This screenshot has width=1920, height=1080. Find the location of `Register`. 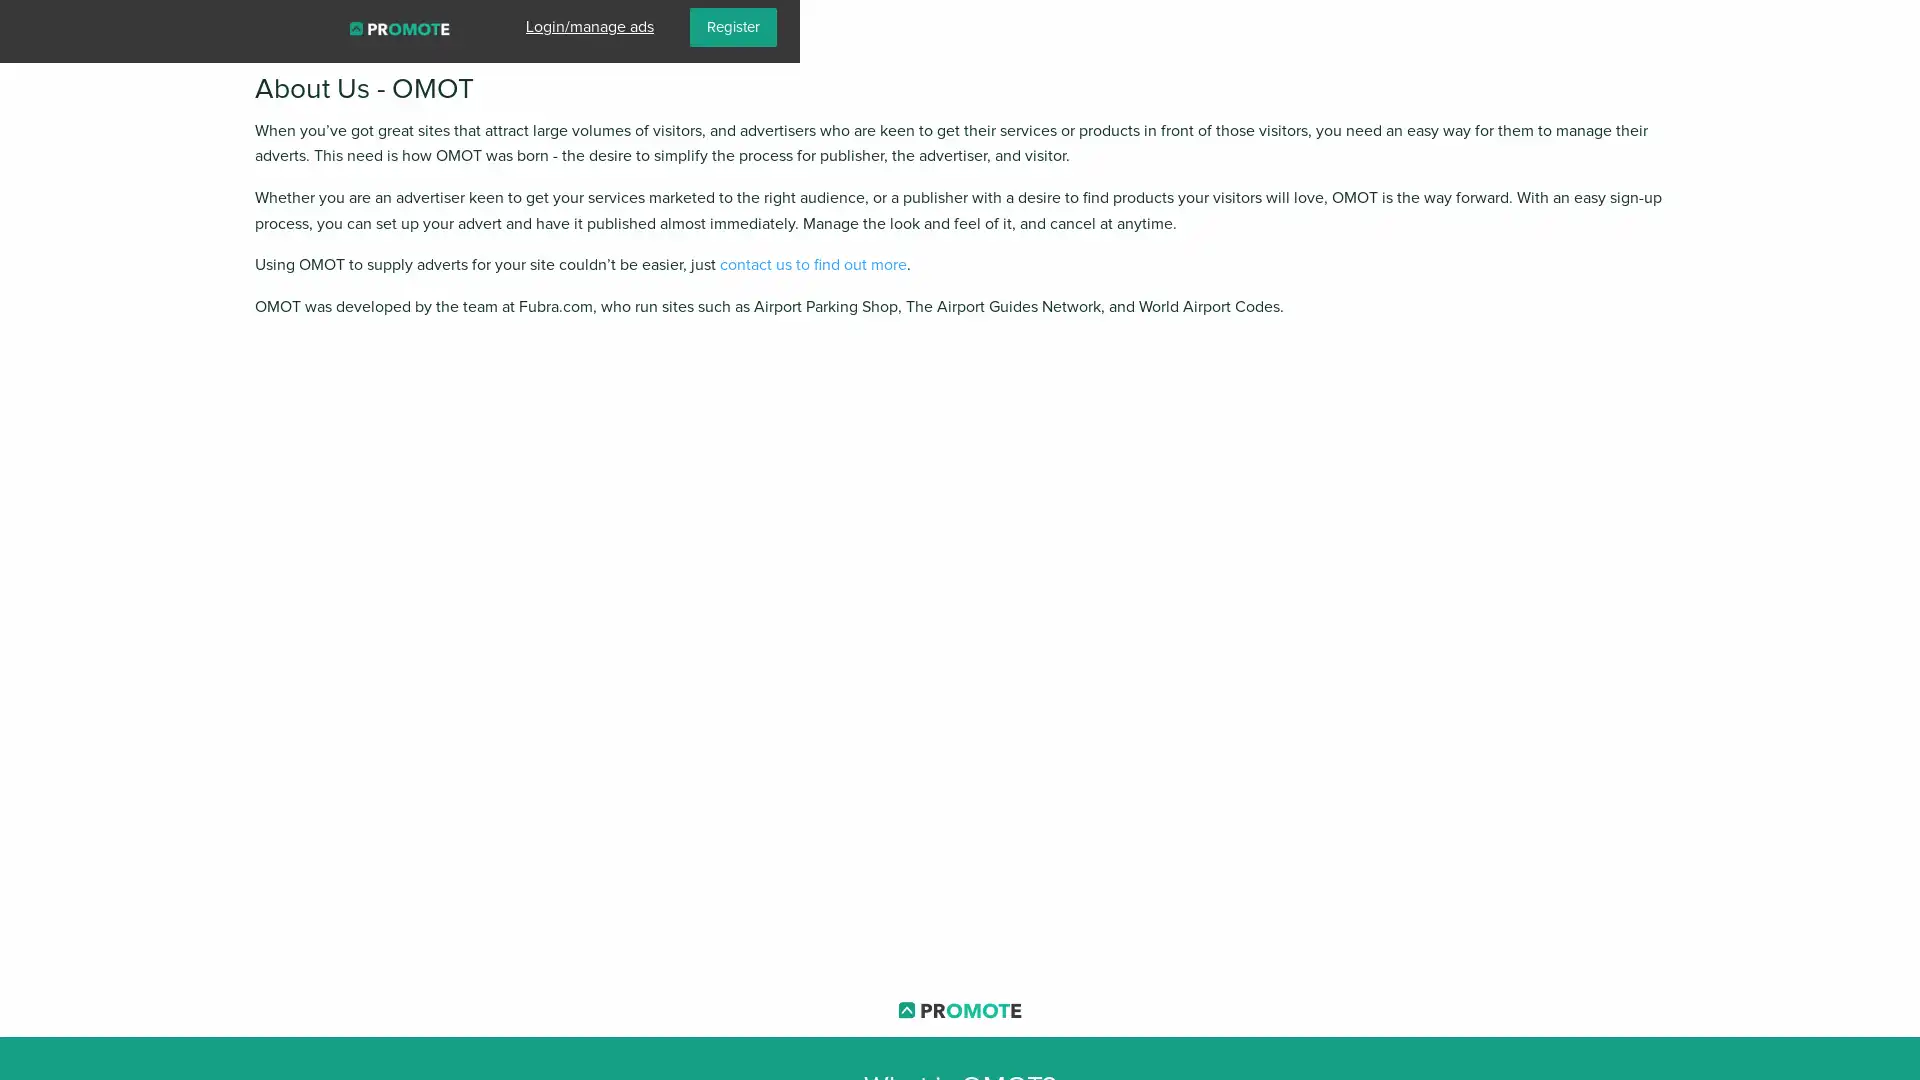

Register is located at coordinates (1852, 27).